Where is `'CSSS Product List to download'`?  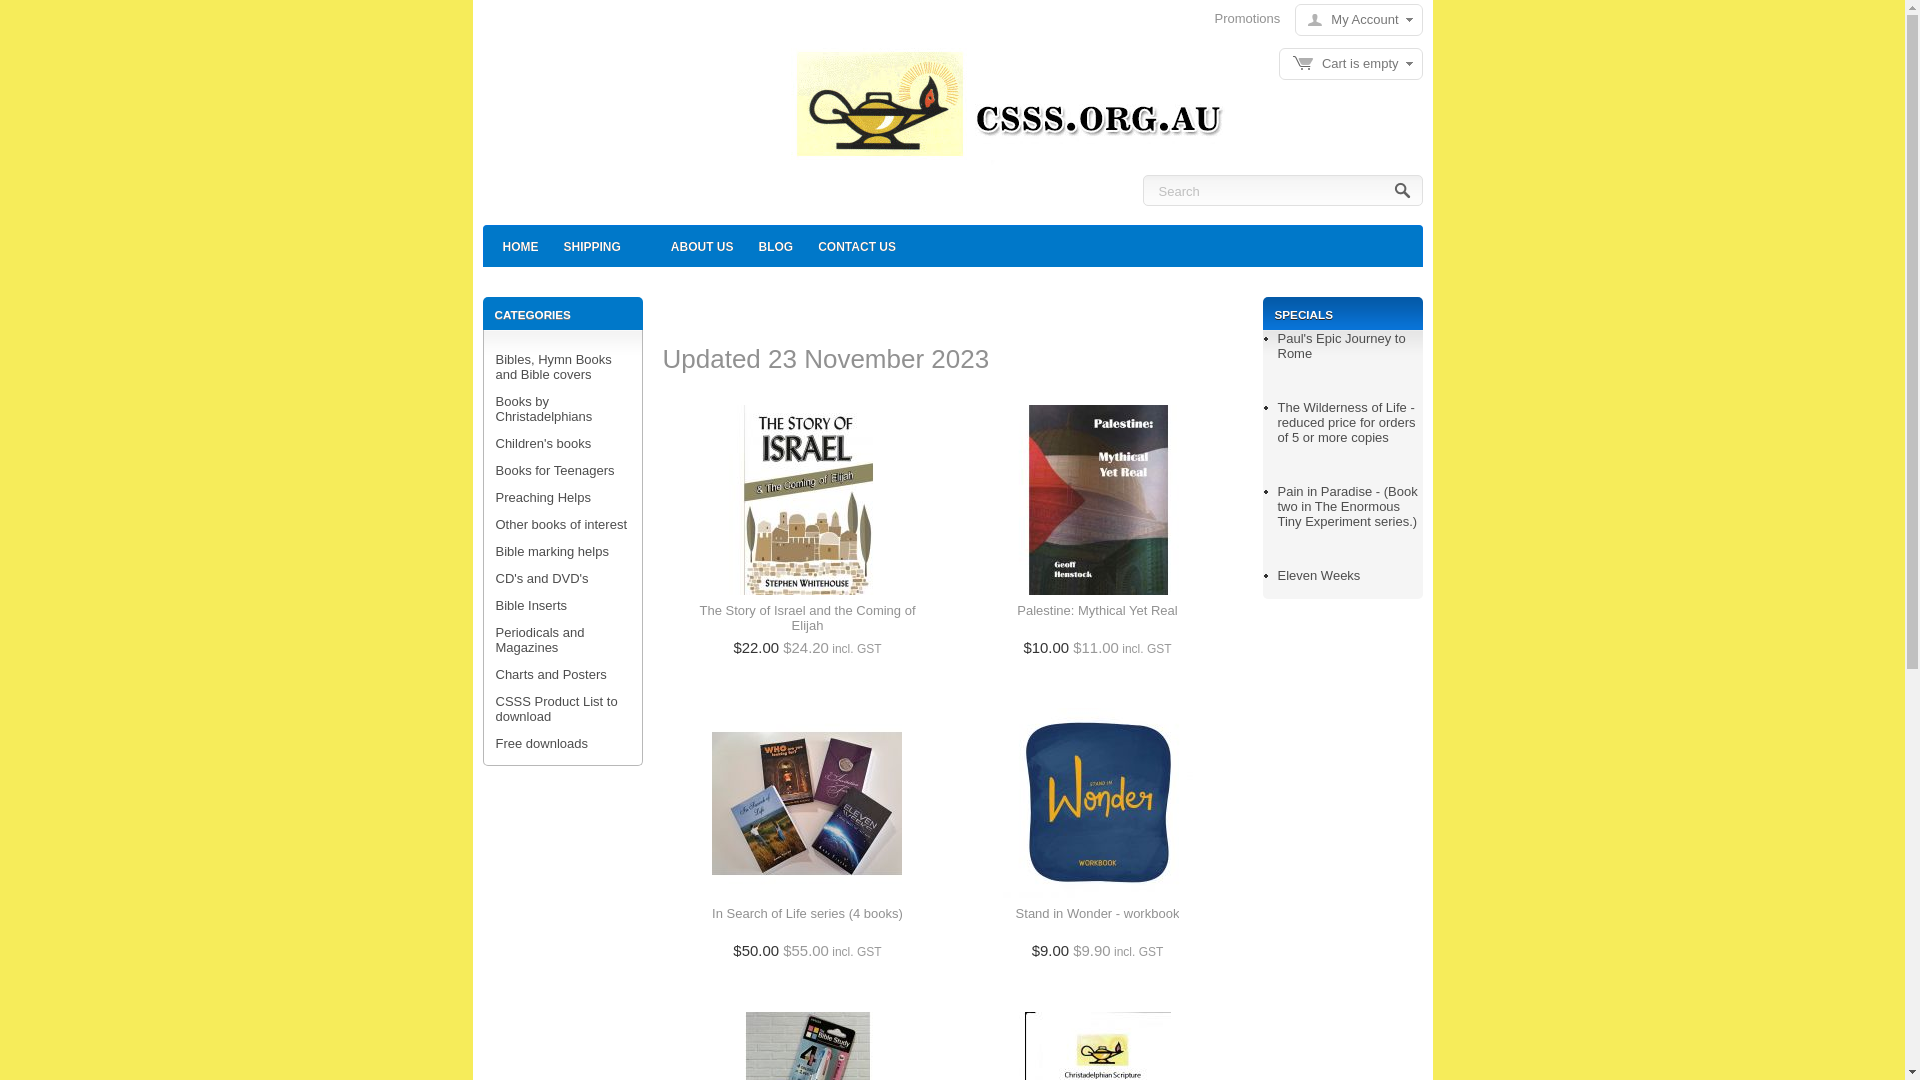 'CSSS Product List to download' is located at coordinates (556, 708).